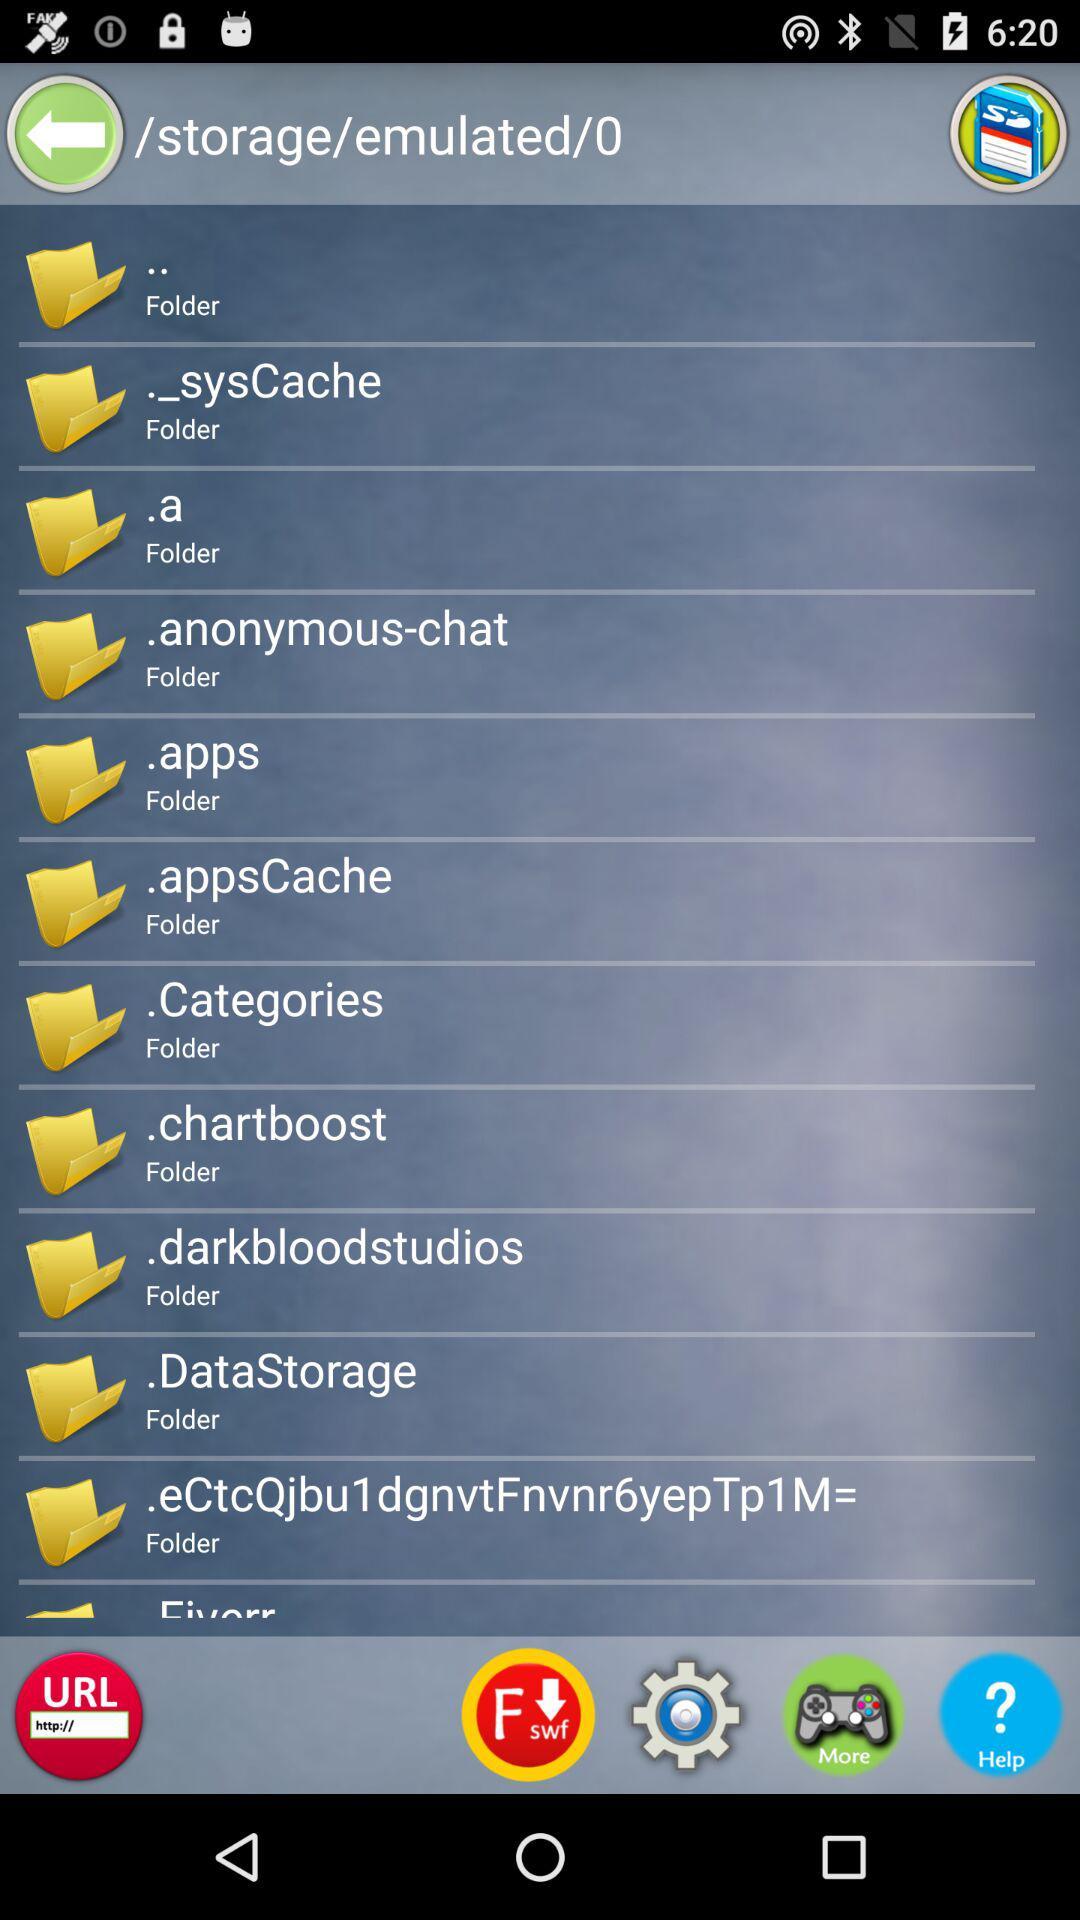  Describe the element at coordinates (843, 1714) in the screenshot. I see `shows the game option` at that location.